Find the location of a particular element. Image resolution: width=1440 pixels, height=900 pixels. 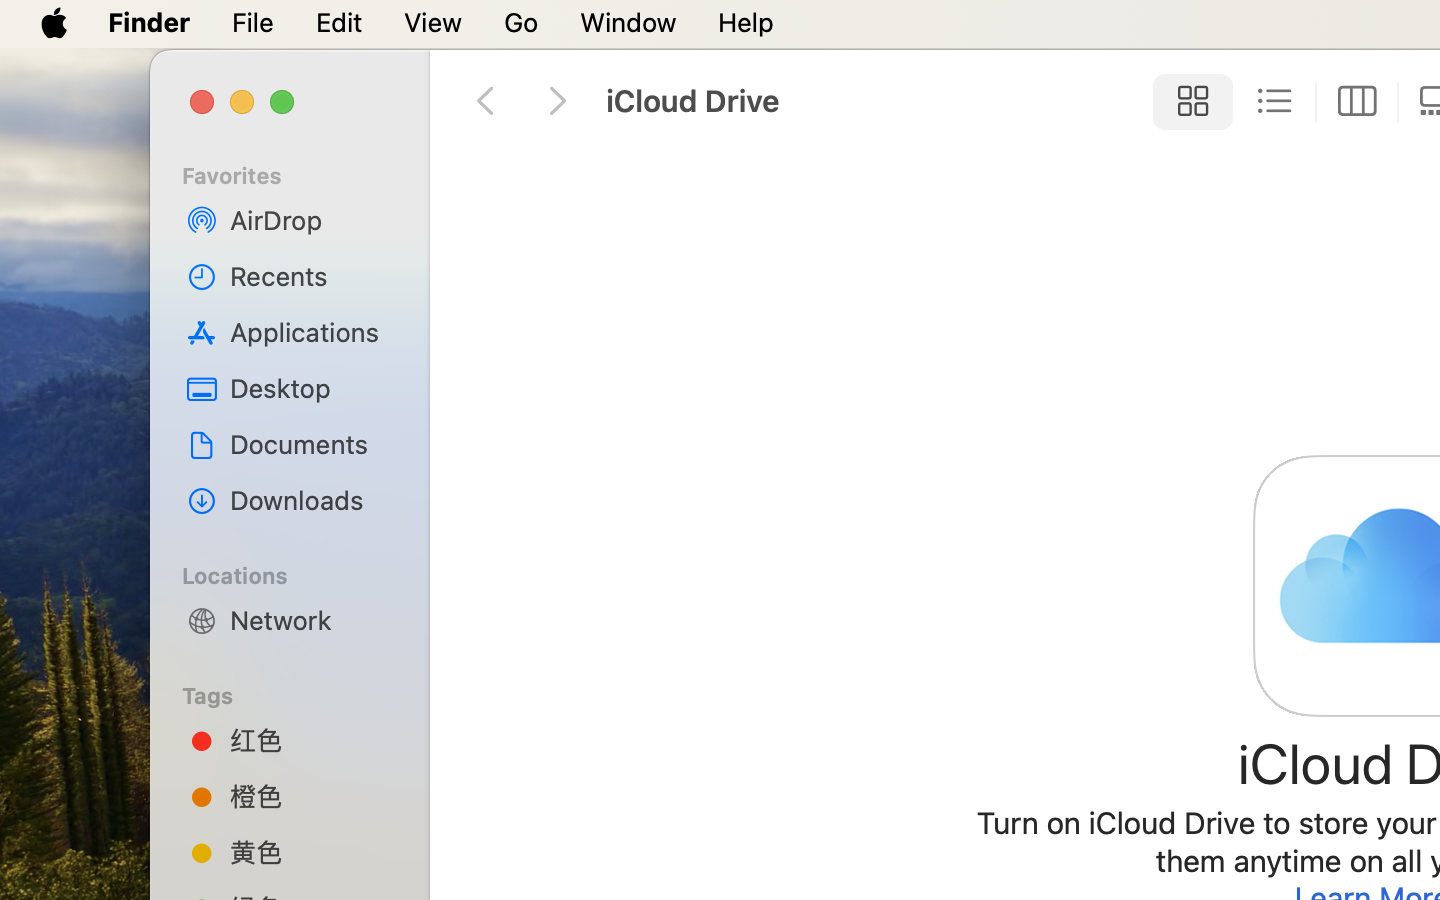

'橙色' is located at coordinates (311, 795).